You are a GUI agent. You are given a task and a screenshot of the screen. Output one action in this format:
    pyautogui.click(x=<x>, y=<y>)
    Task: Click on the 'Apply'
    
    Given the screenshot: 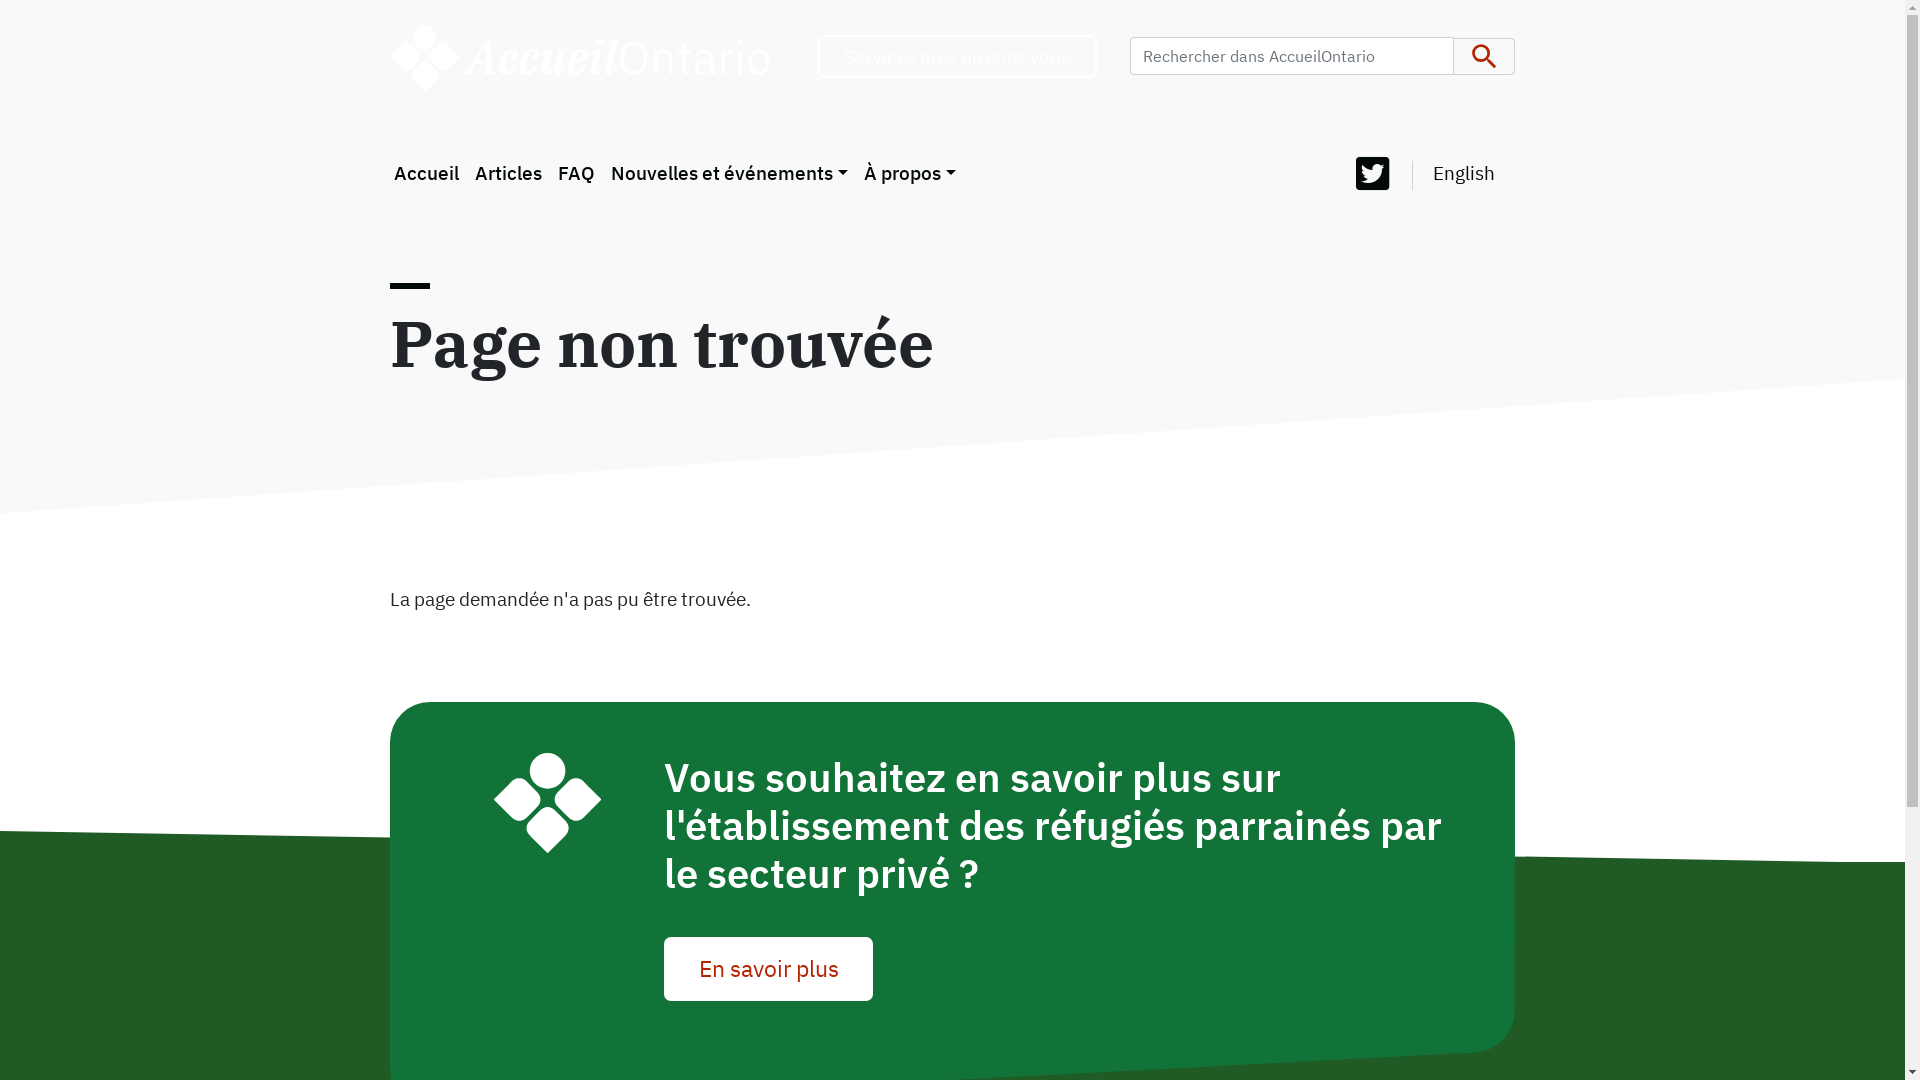 What is the action you would take?
    pyautogui.click(x=1483, y=56)
    